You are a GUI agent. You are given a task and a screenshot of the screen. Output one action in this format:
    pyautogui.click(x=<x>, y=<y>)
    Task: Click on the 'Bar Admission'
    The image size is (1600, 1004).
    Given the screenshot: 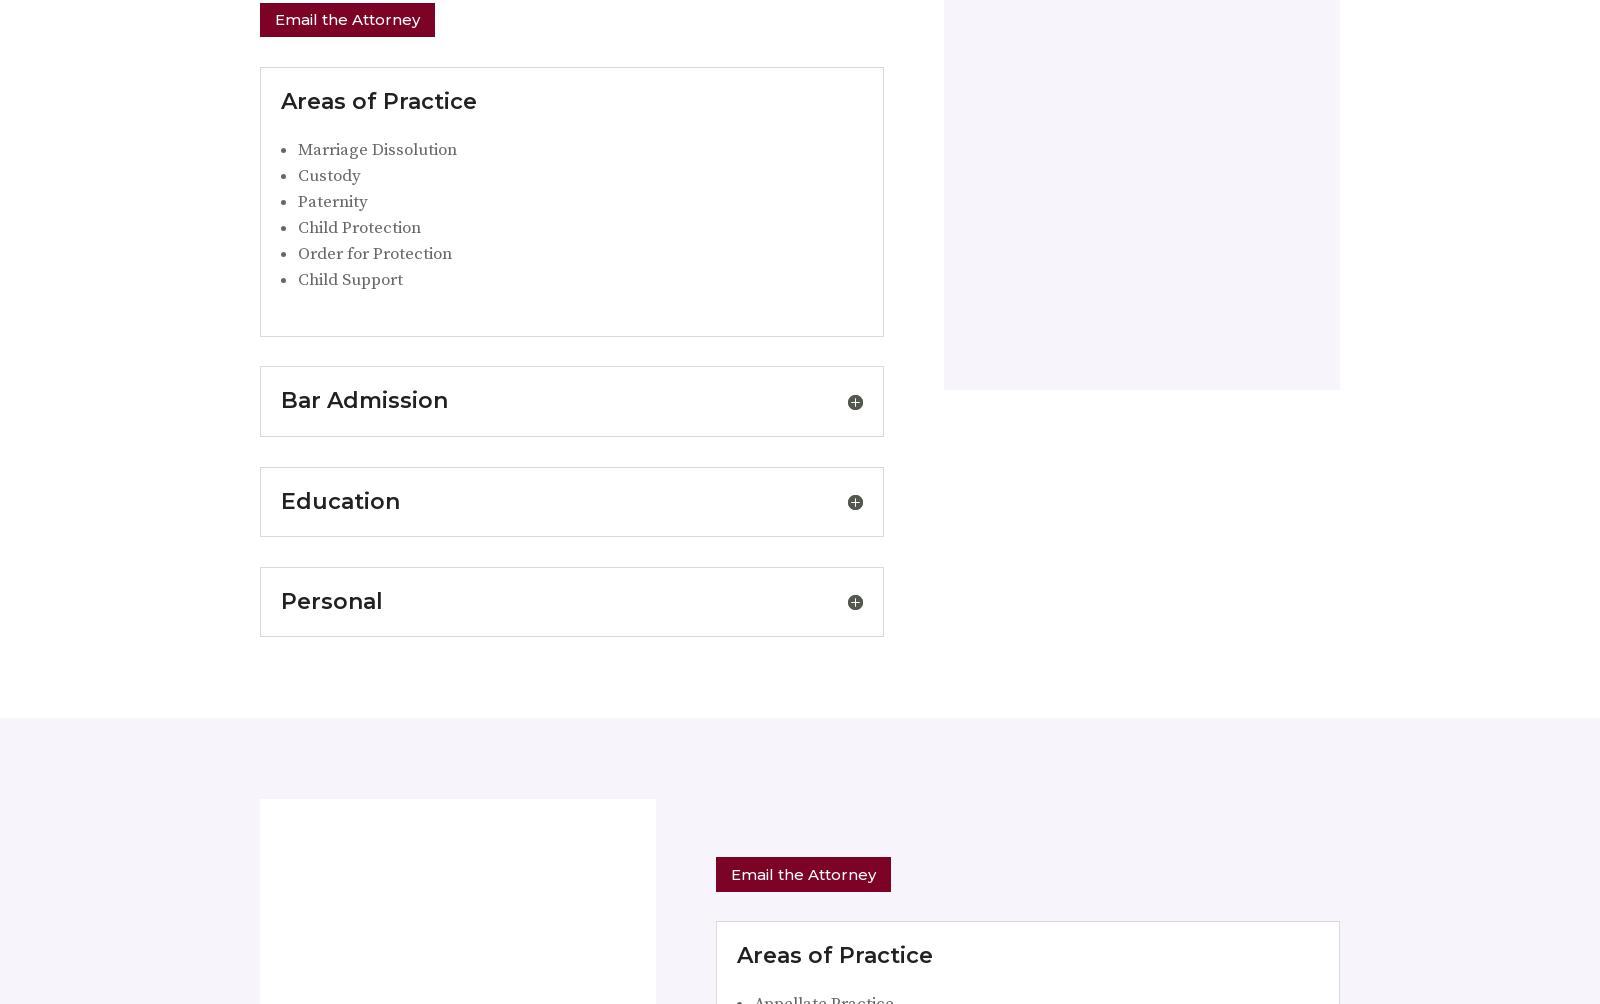 What is the action you would take?
    pyautogui.click(x=364, y=399)
    